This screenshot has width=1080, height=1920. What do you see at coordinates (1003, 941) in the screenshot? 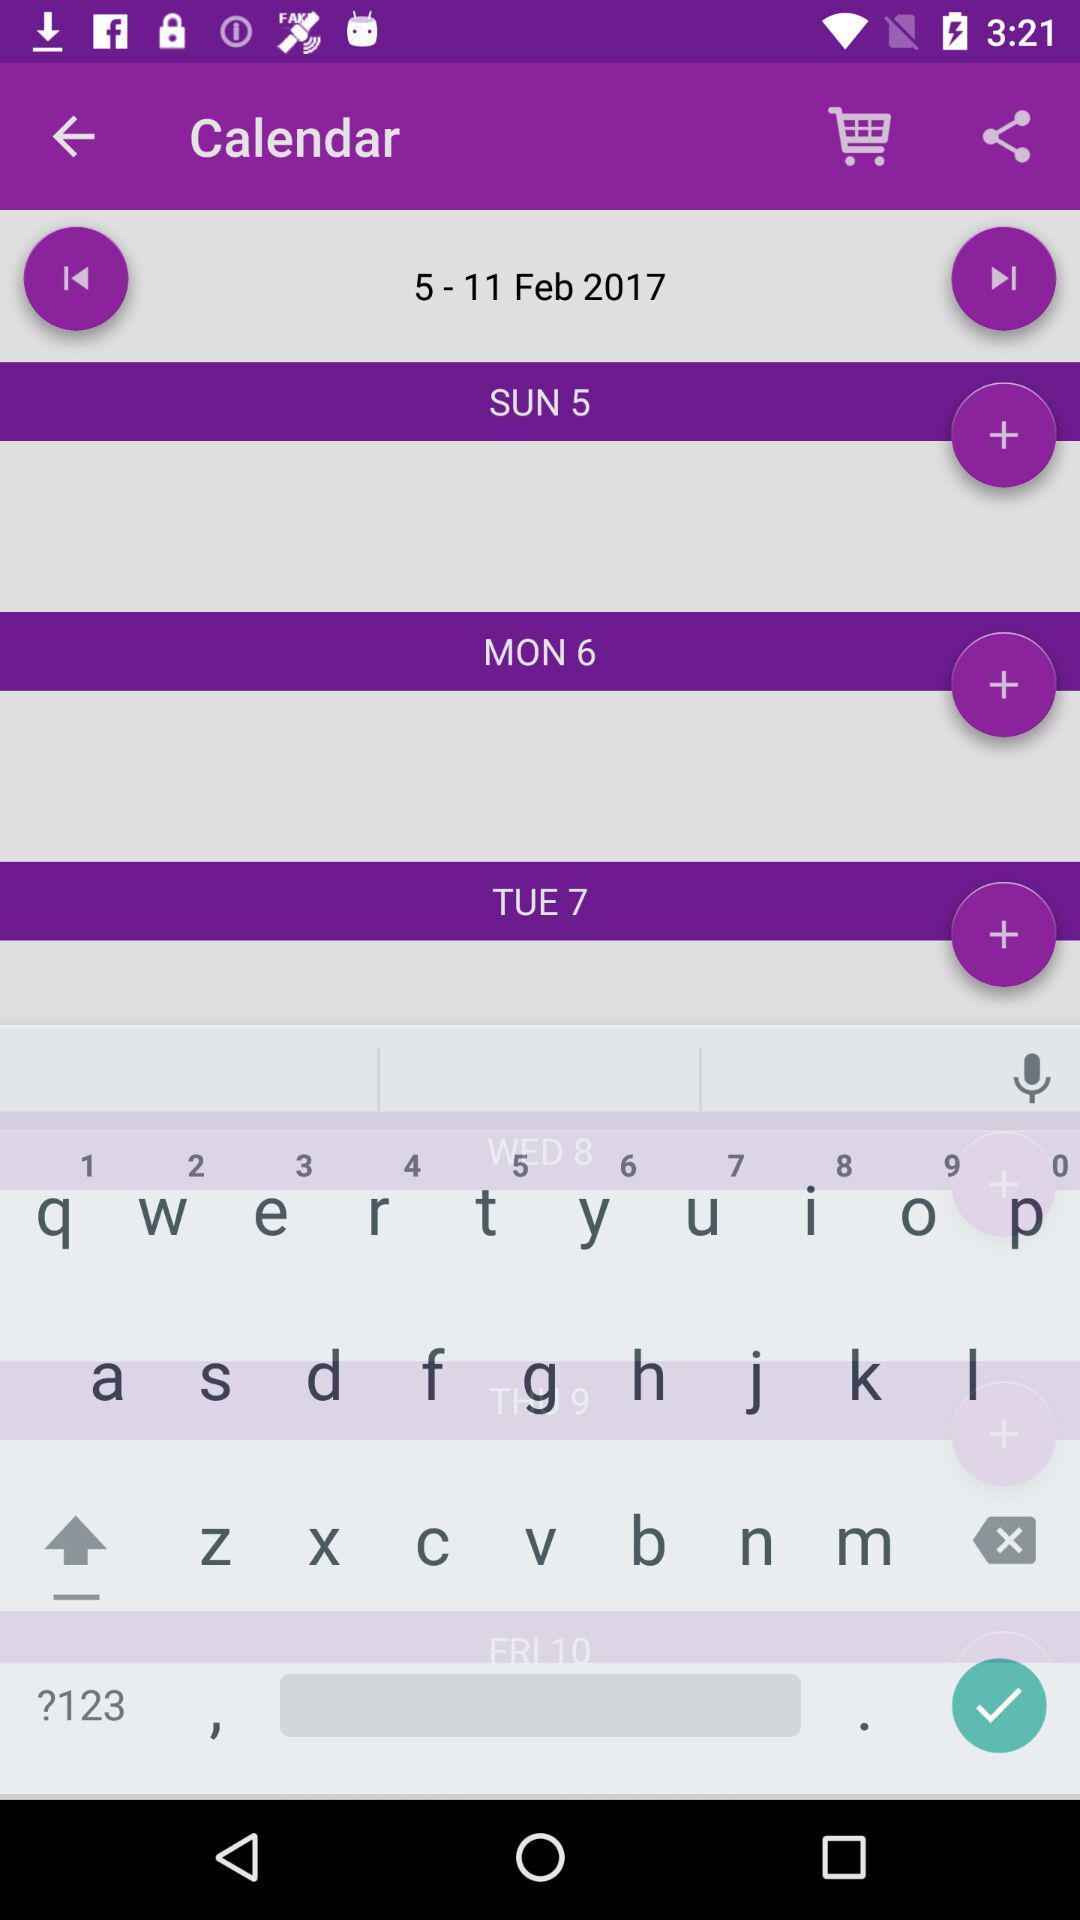
I see `the add icon` at bounding box center [1003, 941].